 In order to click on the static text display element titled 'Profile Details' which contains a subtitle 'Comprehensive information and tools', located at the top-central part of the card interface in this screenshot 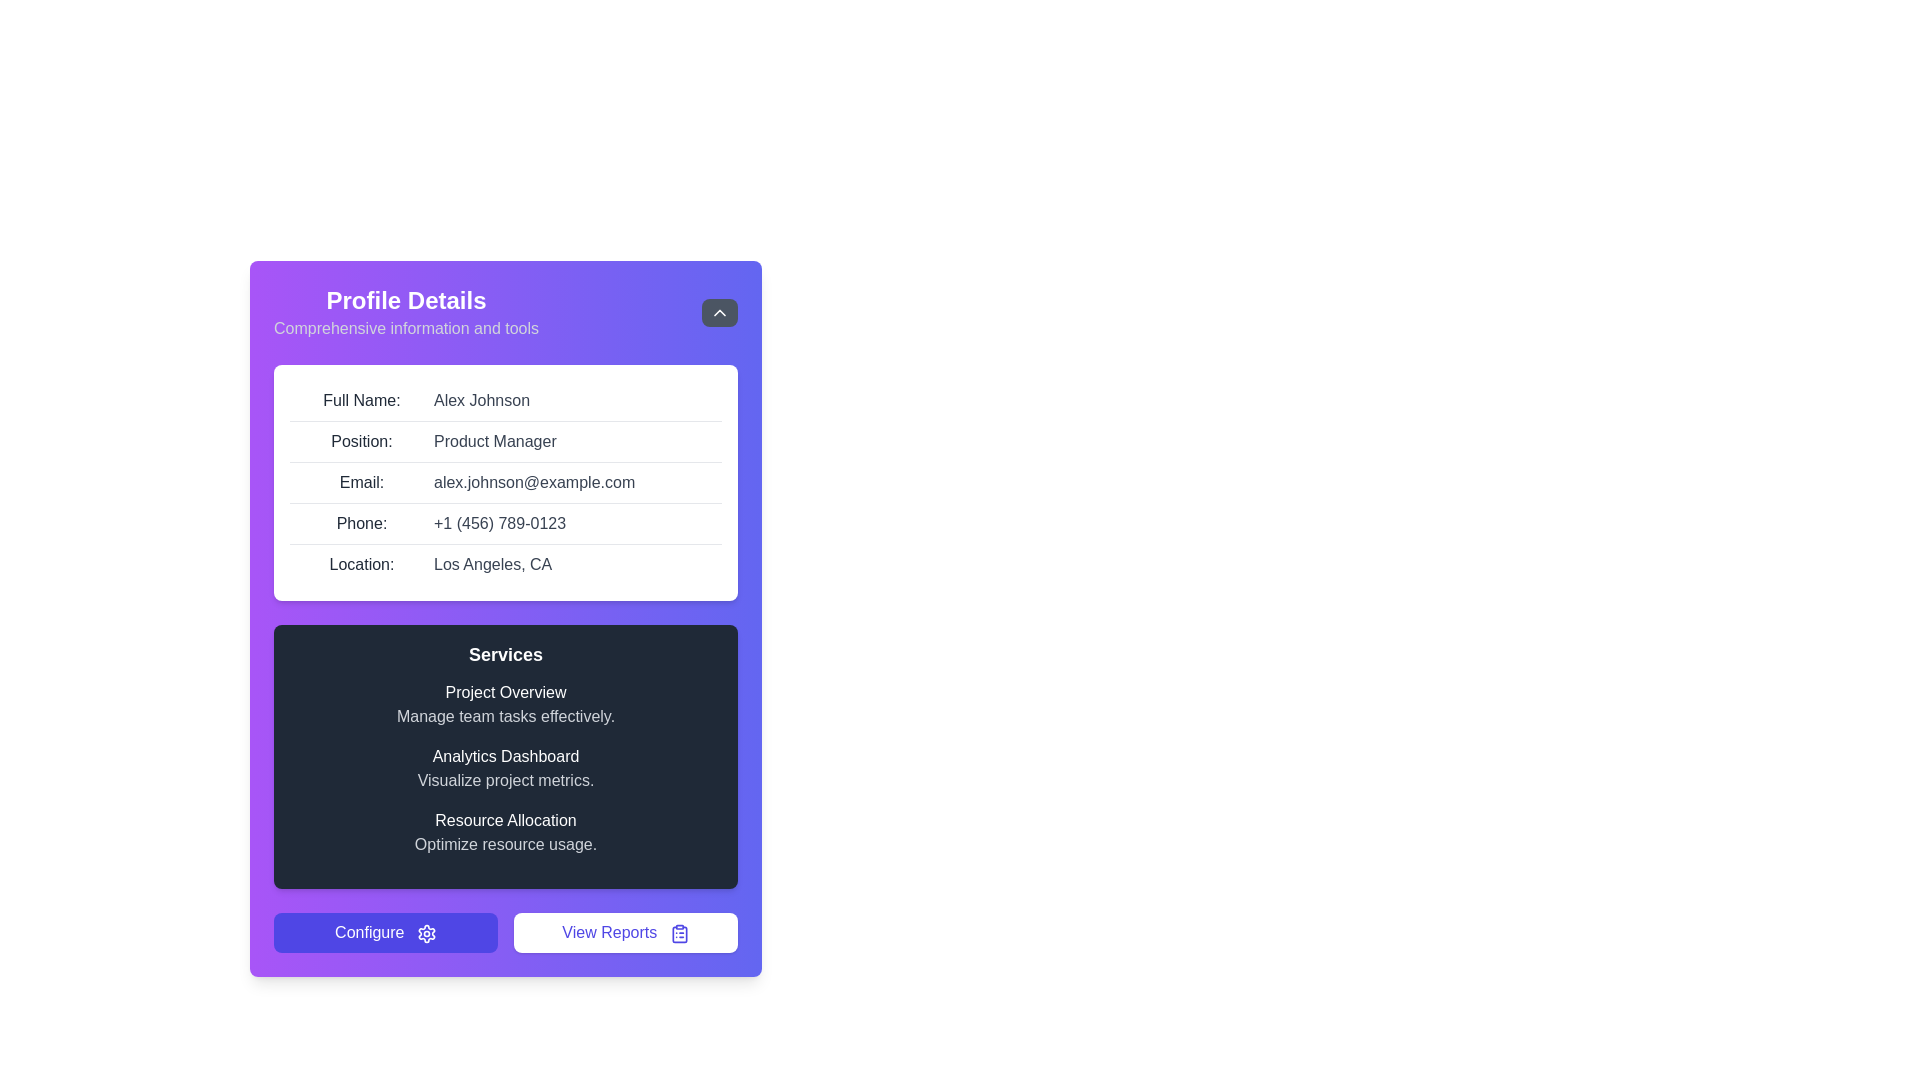, I will do `click(405, 312)`.